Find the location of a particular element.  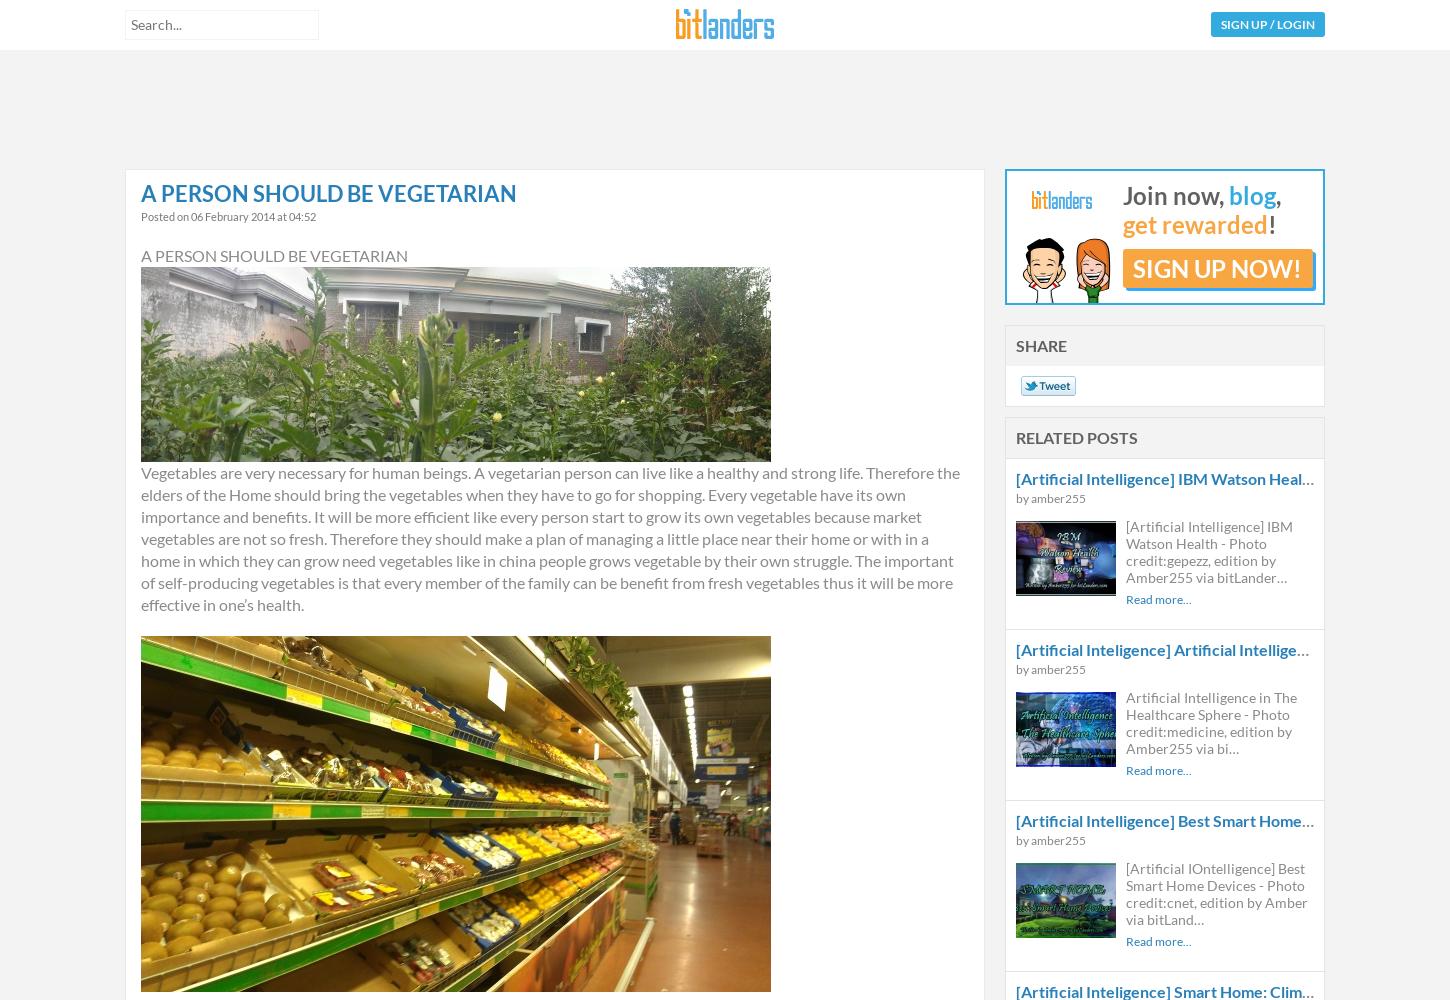

'at' is located at coordinates (275, 215).